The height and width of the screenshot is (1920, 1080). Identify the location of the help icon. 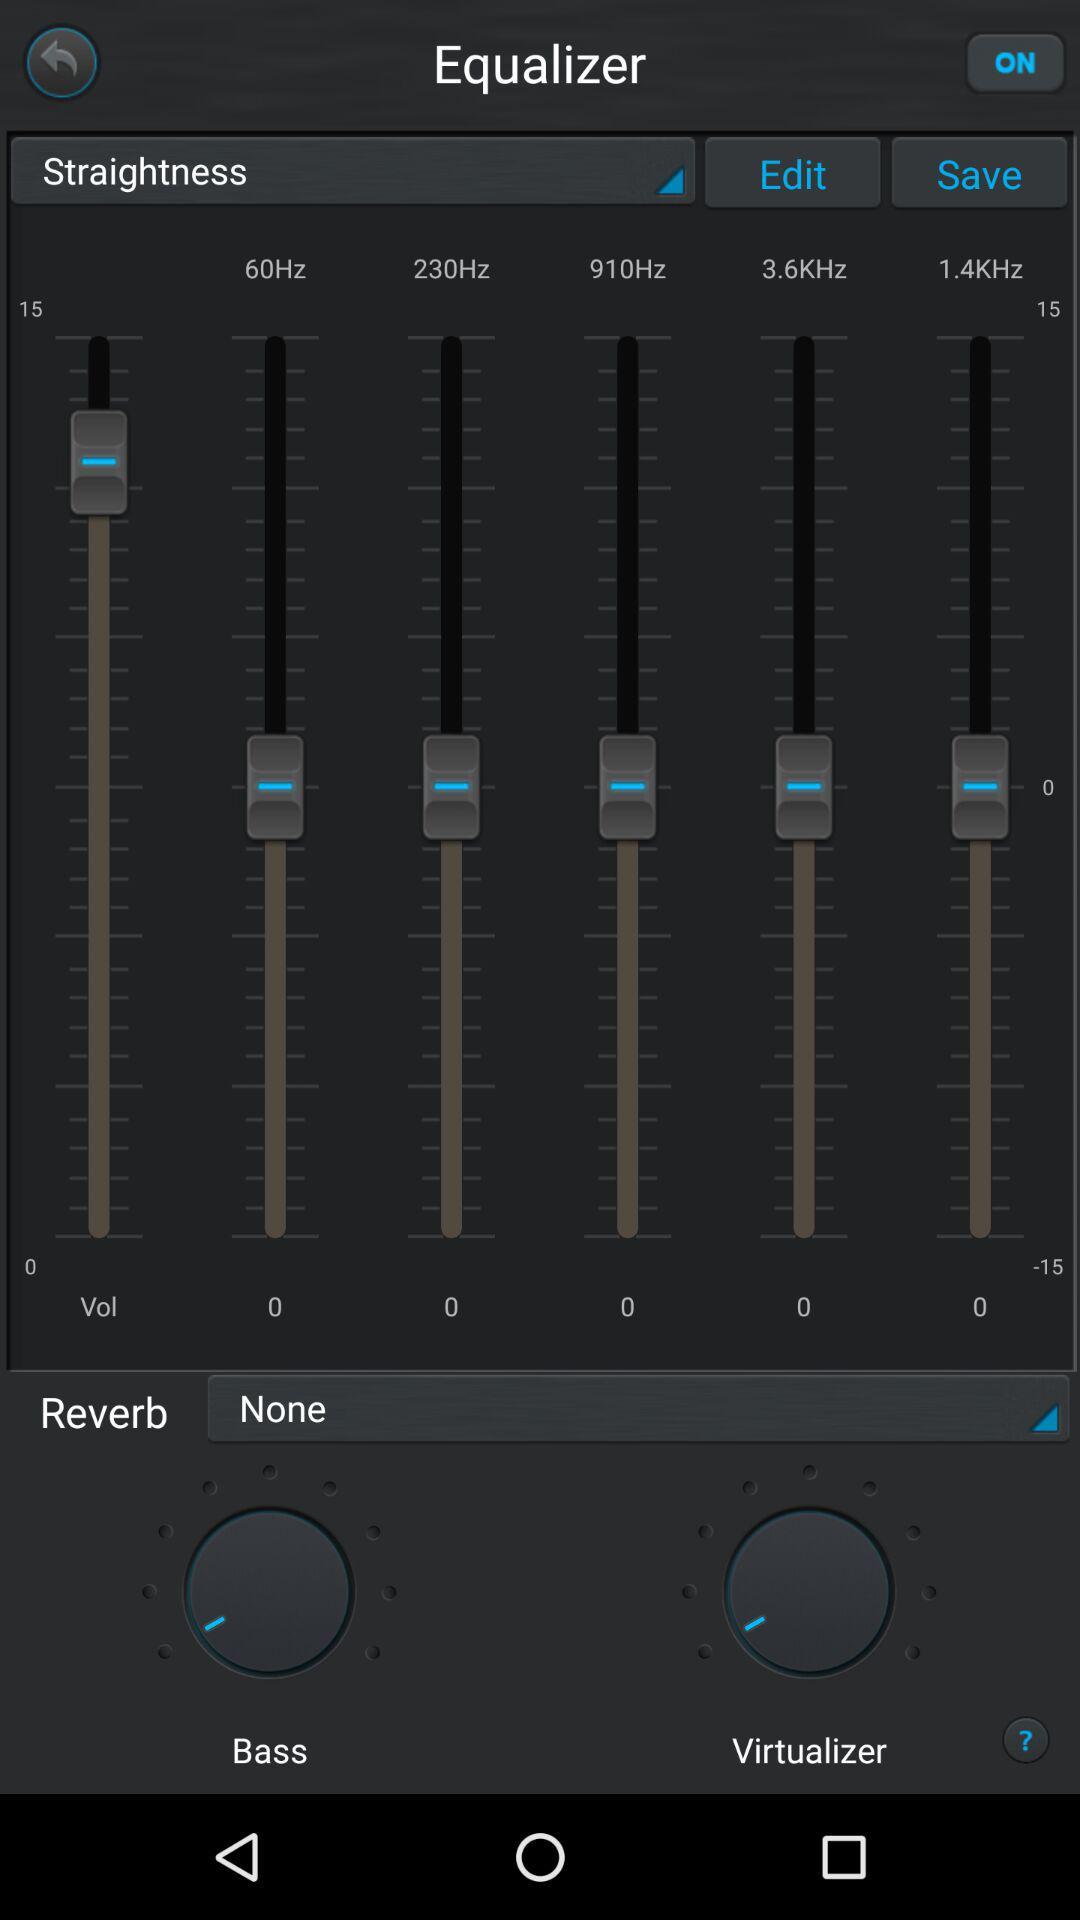
(1026, 1861).